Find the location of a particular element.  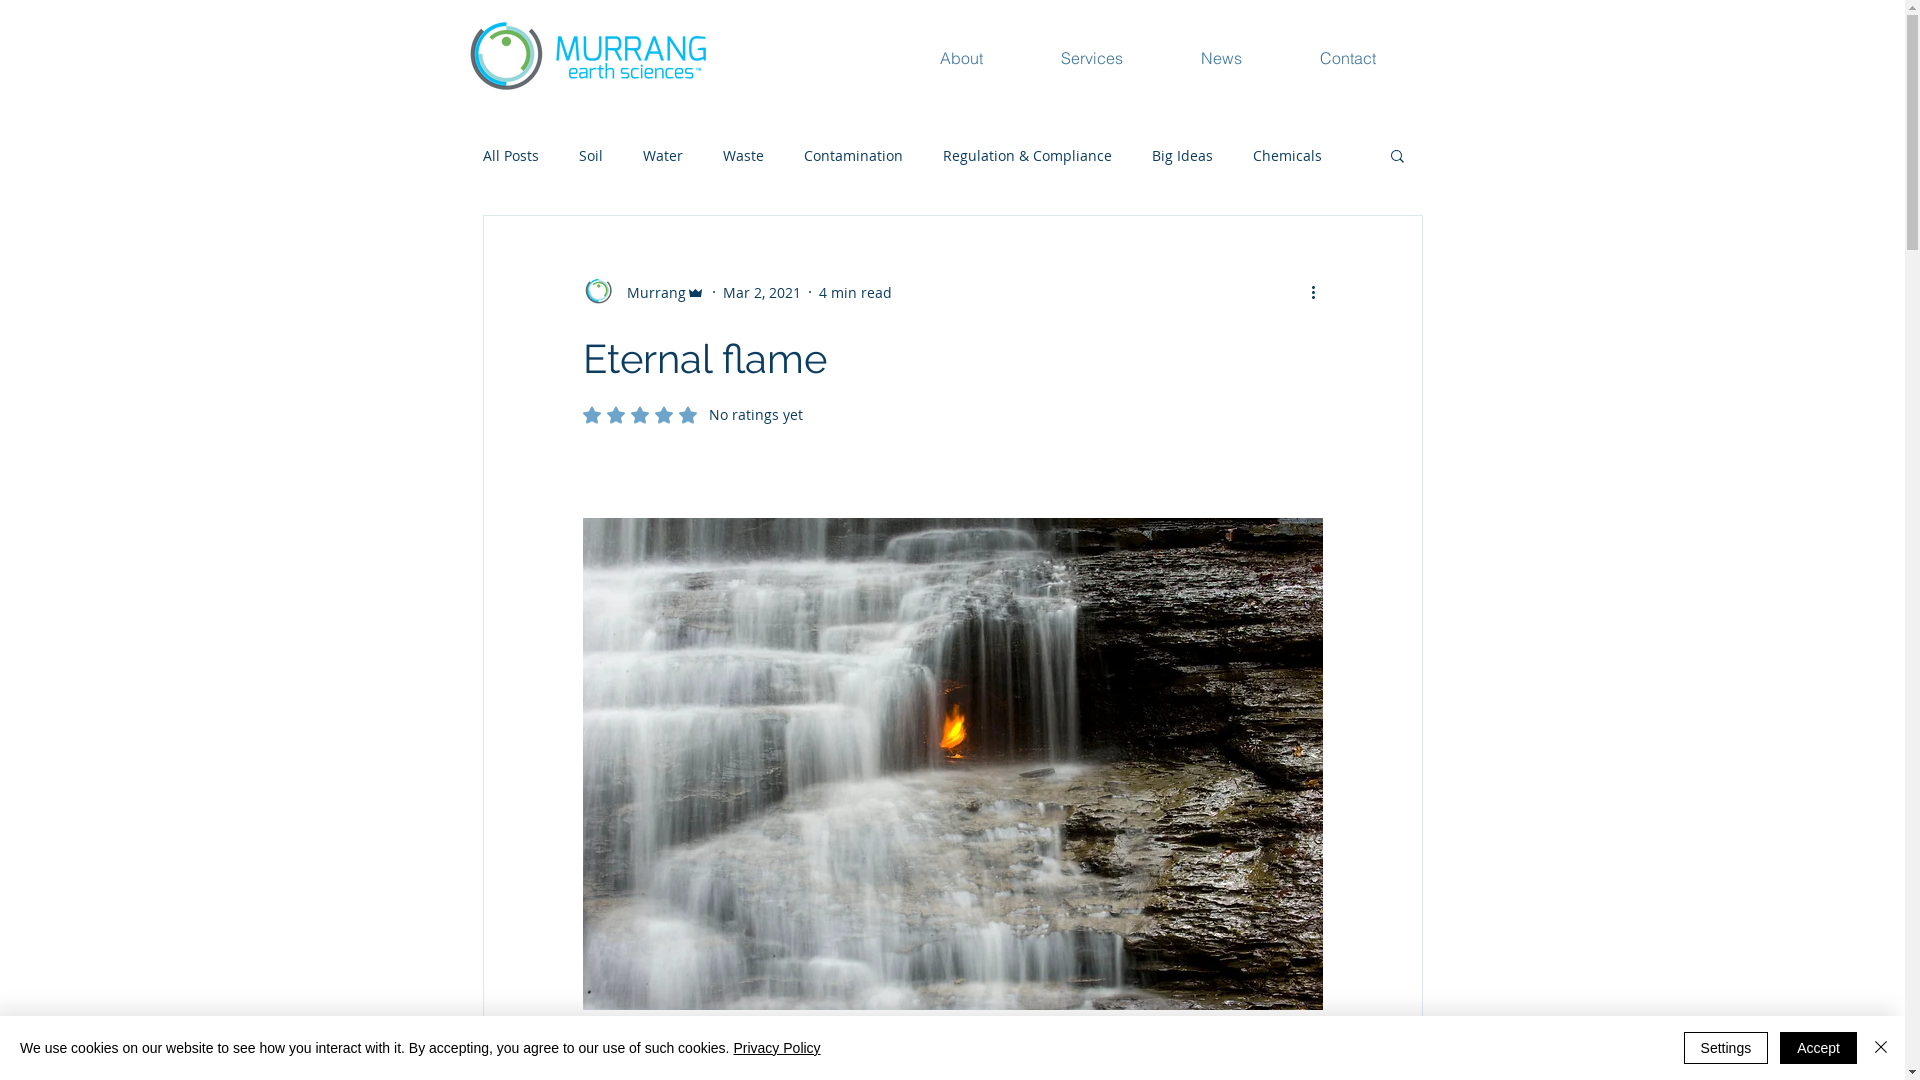

'Water' is located at coordinates (662, 154).